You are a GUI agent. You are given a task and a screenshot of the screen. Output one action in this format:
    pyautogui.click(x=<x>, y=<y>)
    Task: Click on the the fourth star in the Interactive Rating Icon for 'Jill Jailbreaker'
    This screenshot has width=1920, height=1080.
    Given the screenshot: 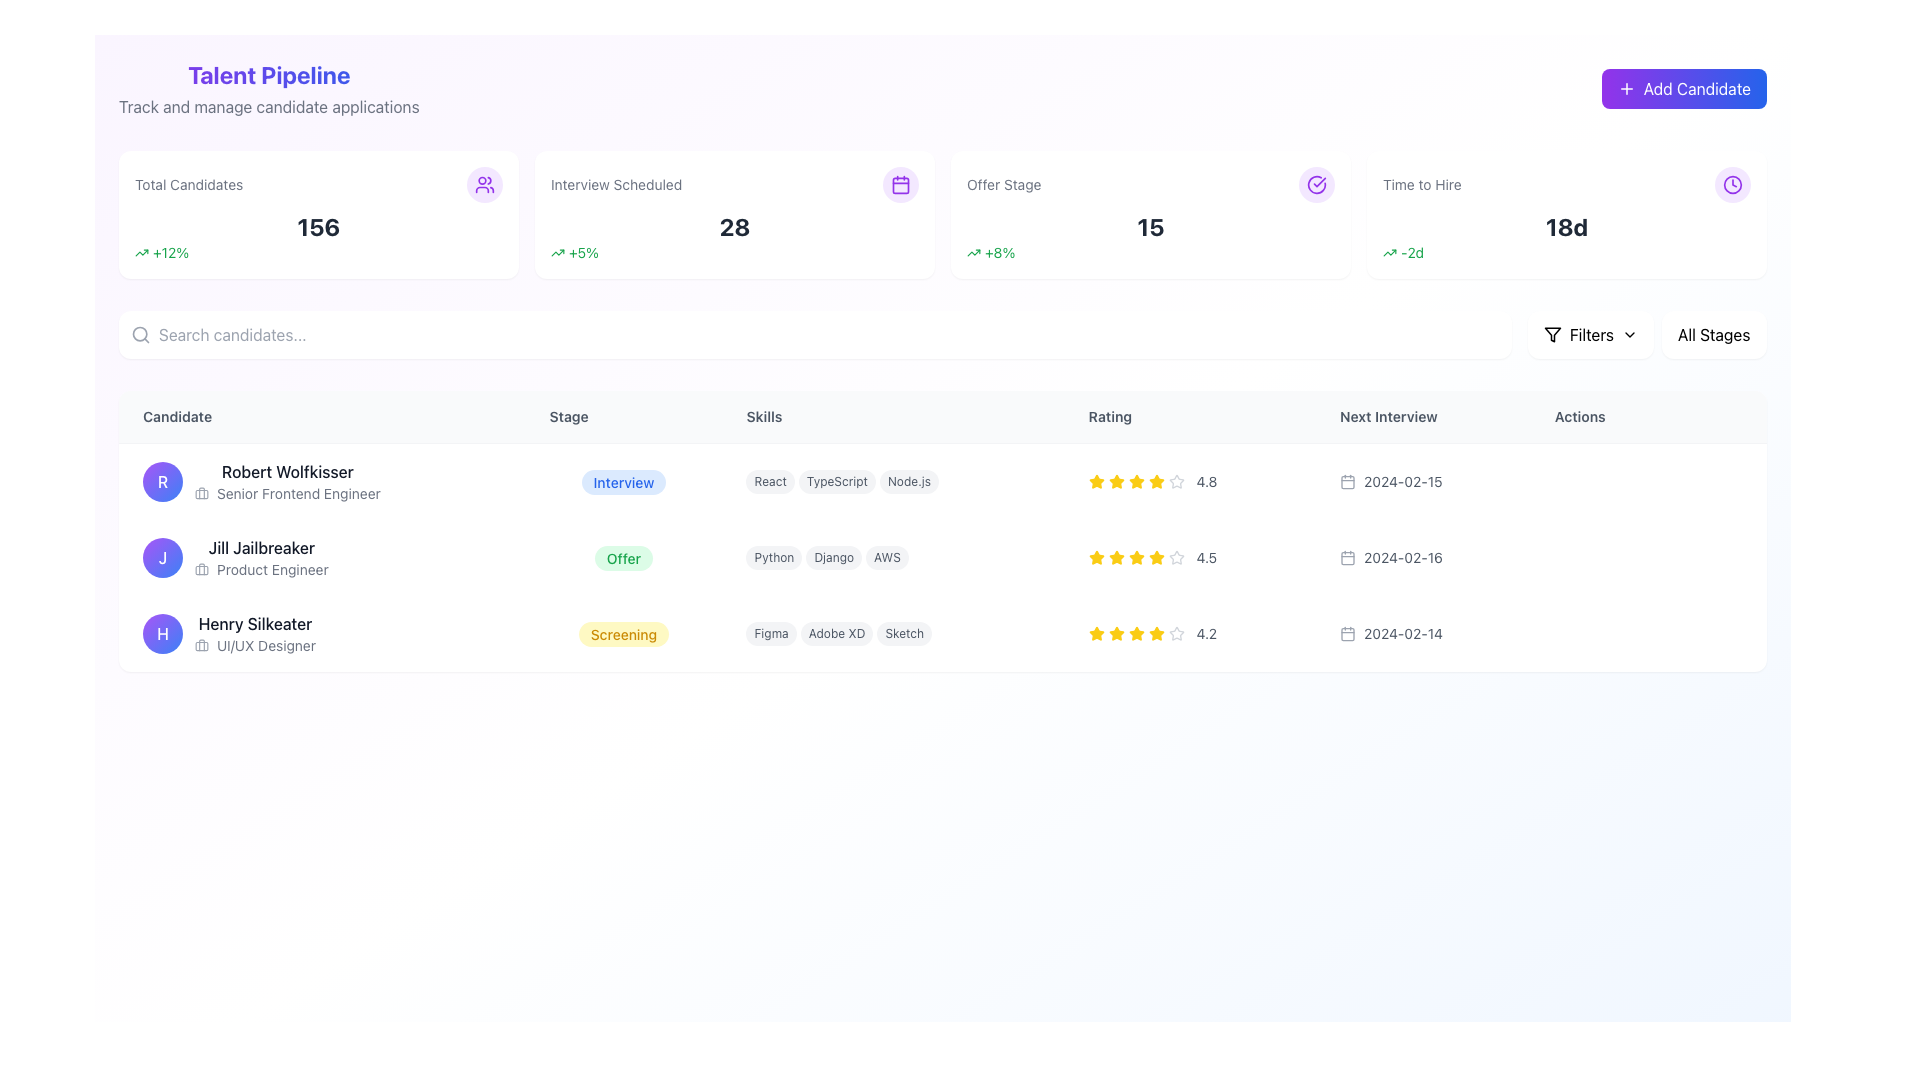 What is the action you would take?
    pyautogui.click(x=1156, y=557)
    